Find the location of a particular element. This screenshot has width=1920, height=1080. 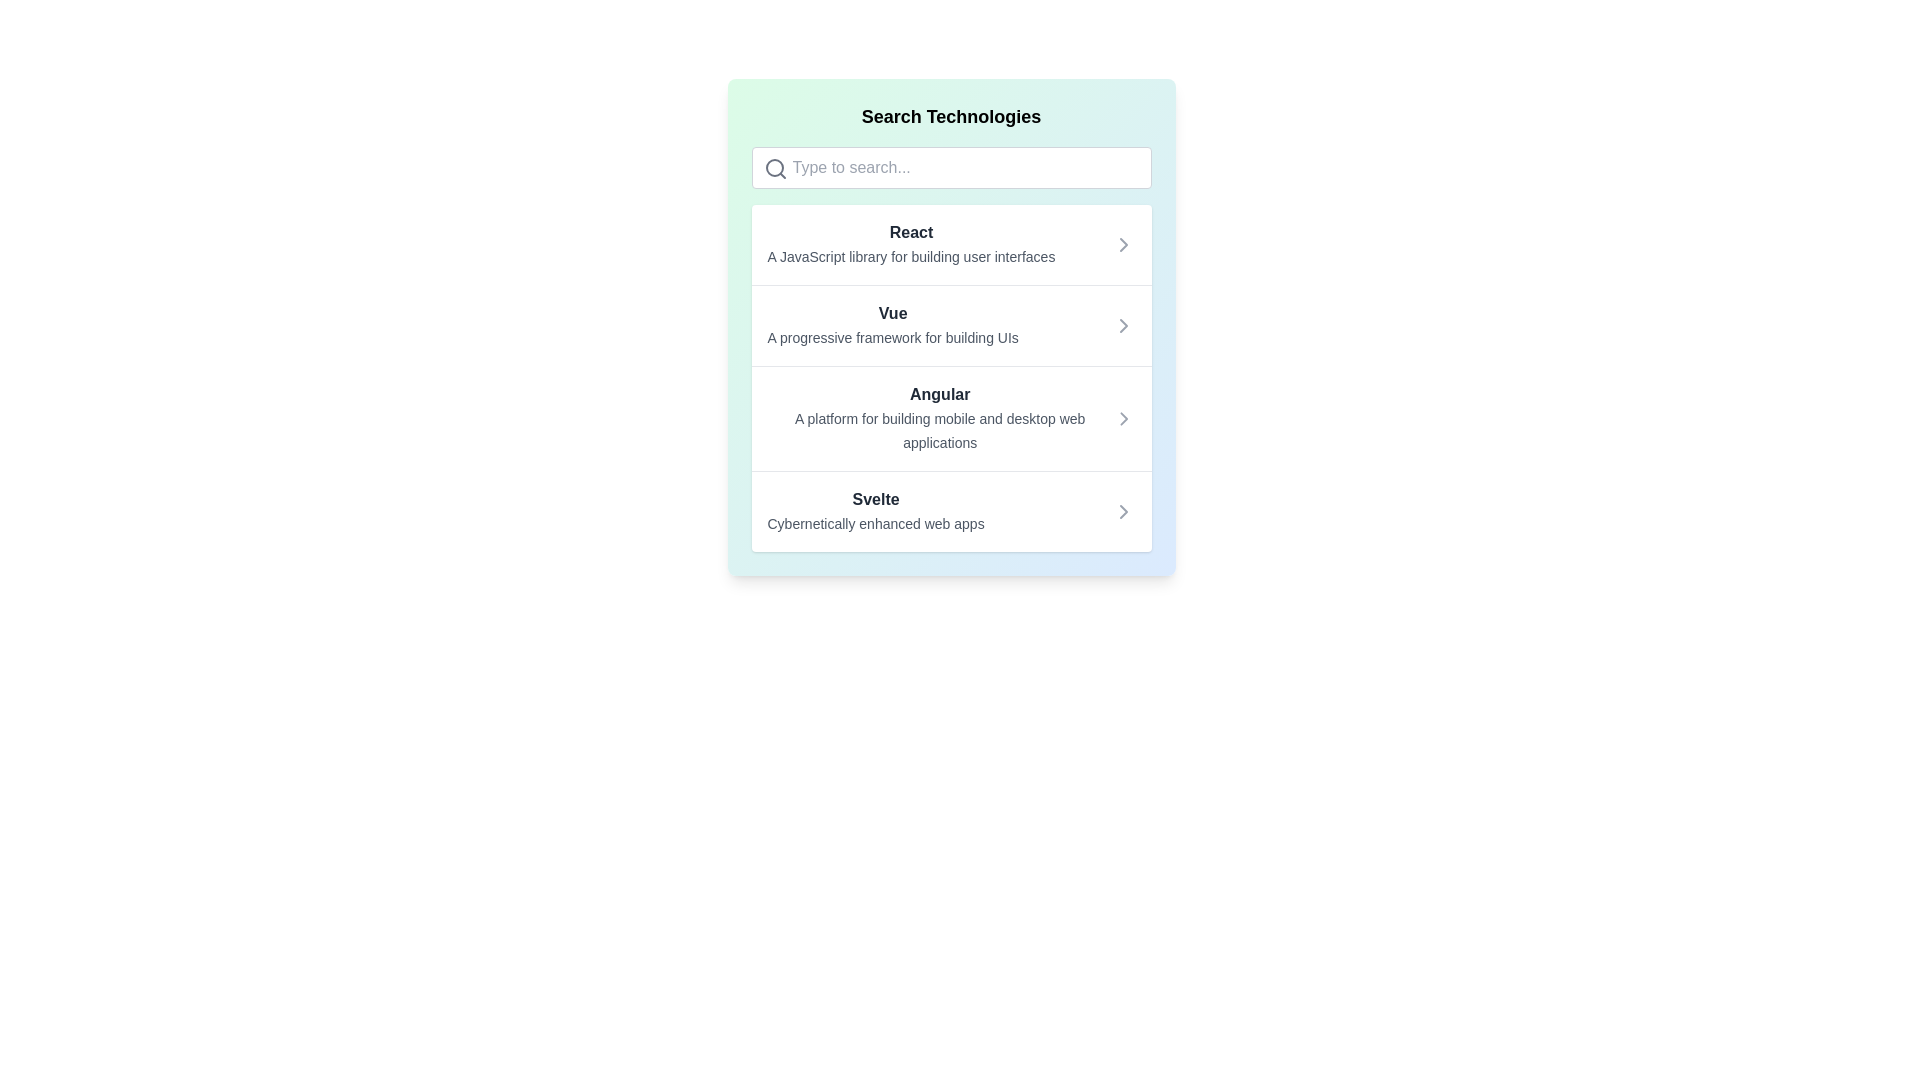

the 'React' list item in the navigational menu is located at coordinates (950, 244).